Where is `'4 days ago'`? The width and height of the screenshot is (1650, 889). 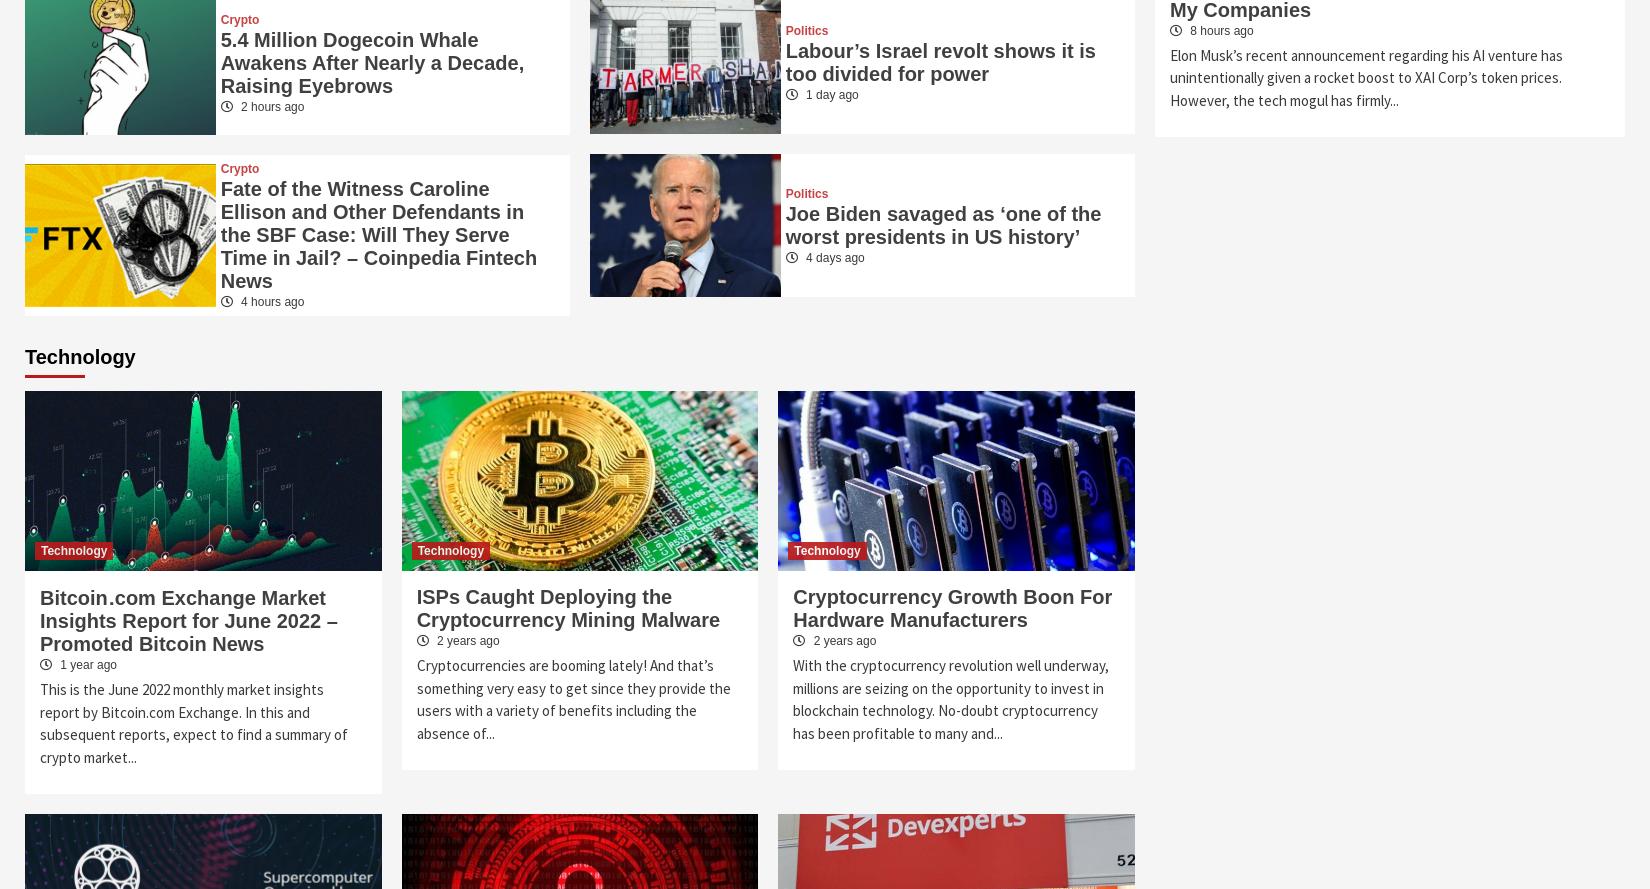 '4 days ago' is located at coordinates (832, 257).